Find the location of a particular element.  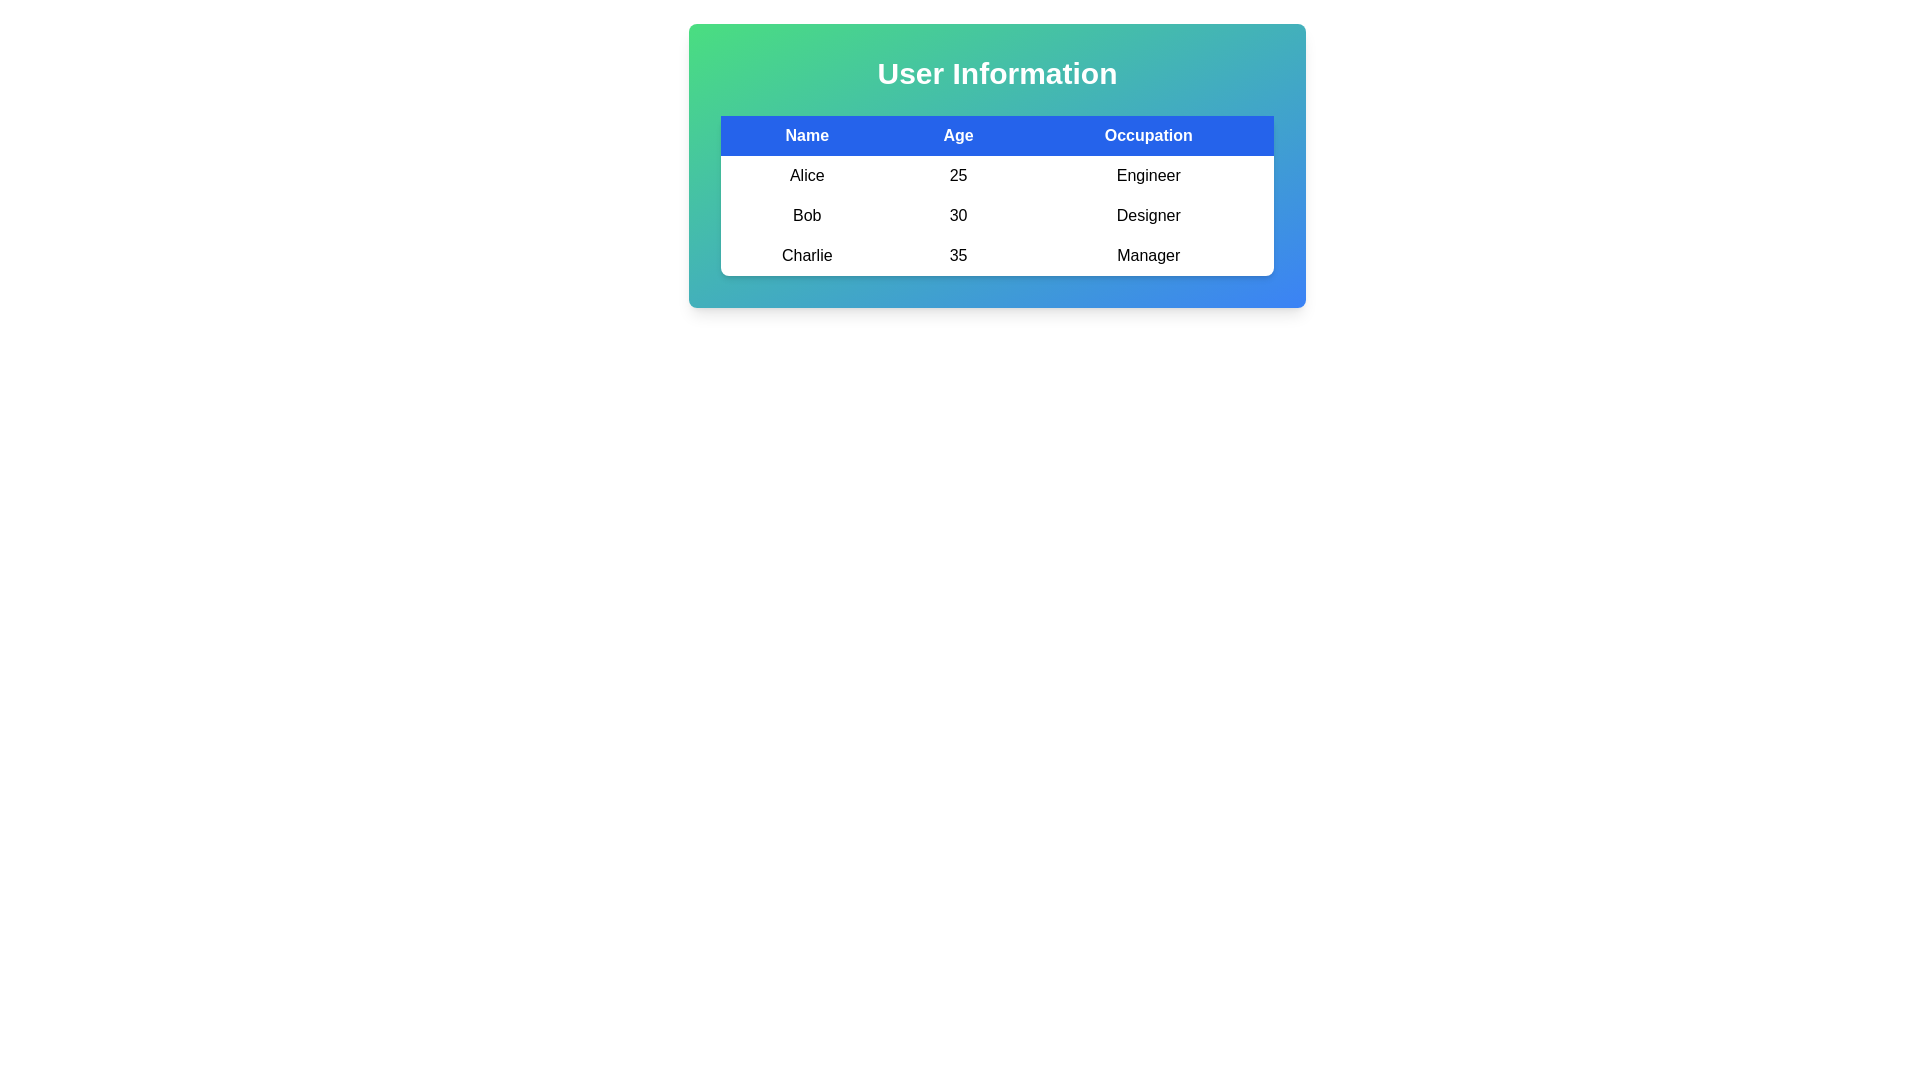

the table row containing user information for 'Charlie', who is 35 years old and a 'Manager' is located at coordinates (997, 254).